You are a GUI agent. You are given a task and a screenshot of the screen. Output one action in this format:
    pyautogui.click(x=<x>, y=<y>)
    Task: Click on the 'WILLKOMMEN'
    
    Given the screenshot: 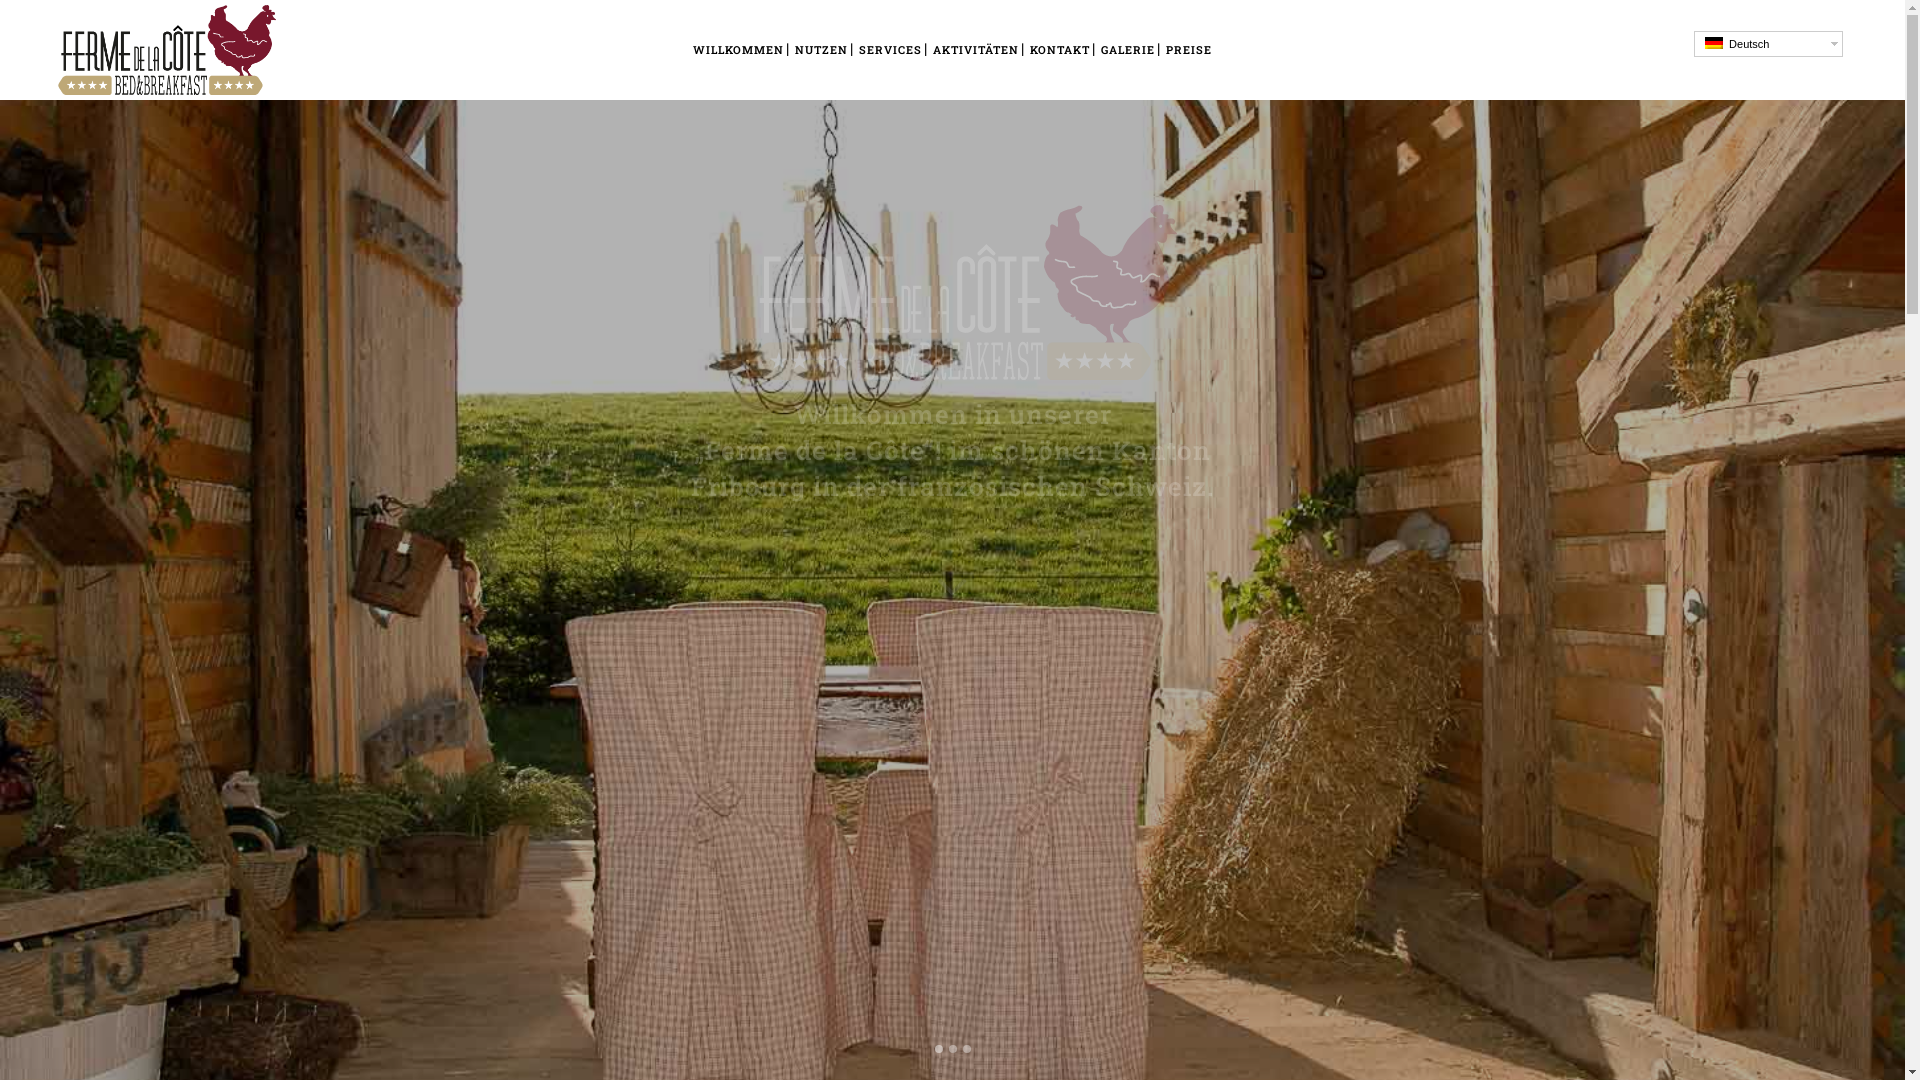 What is the action you would take?
    pyautogui.click(x=737, y=49)
    